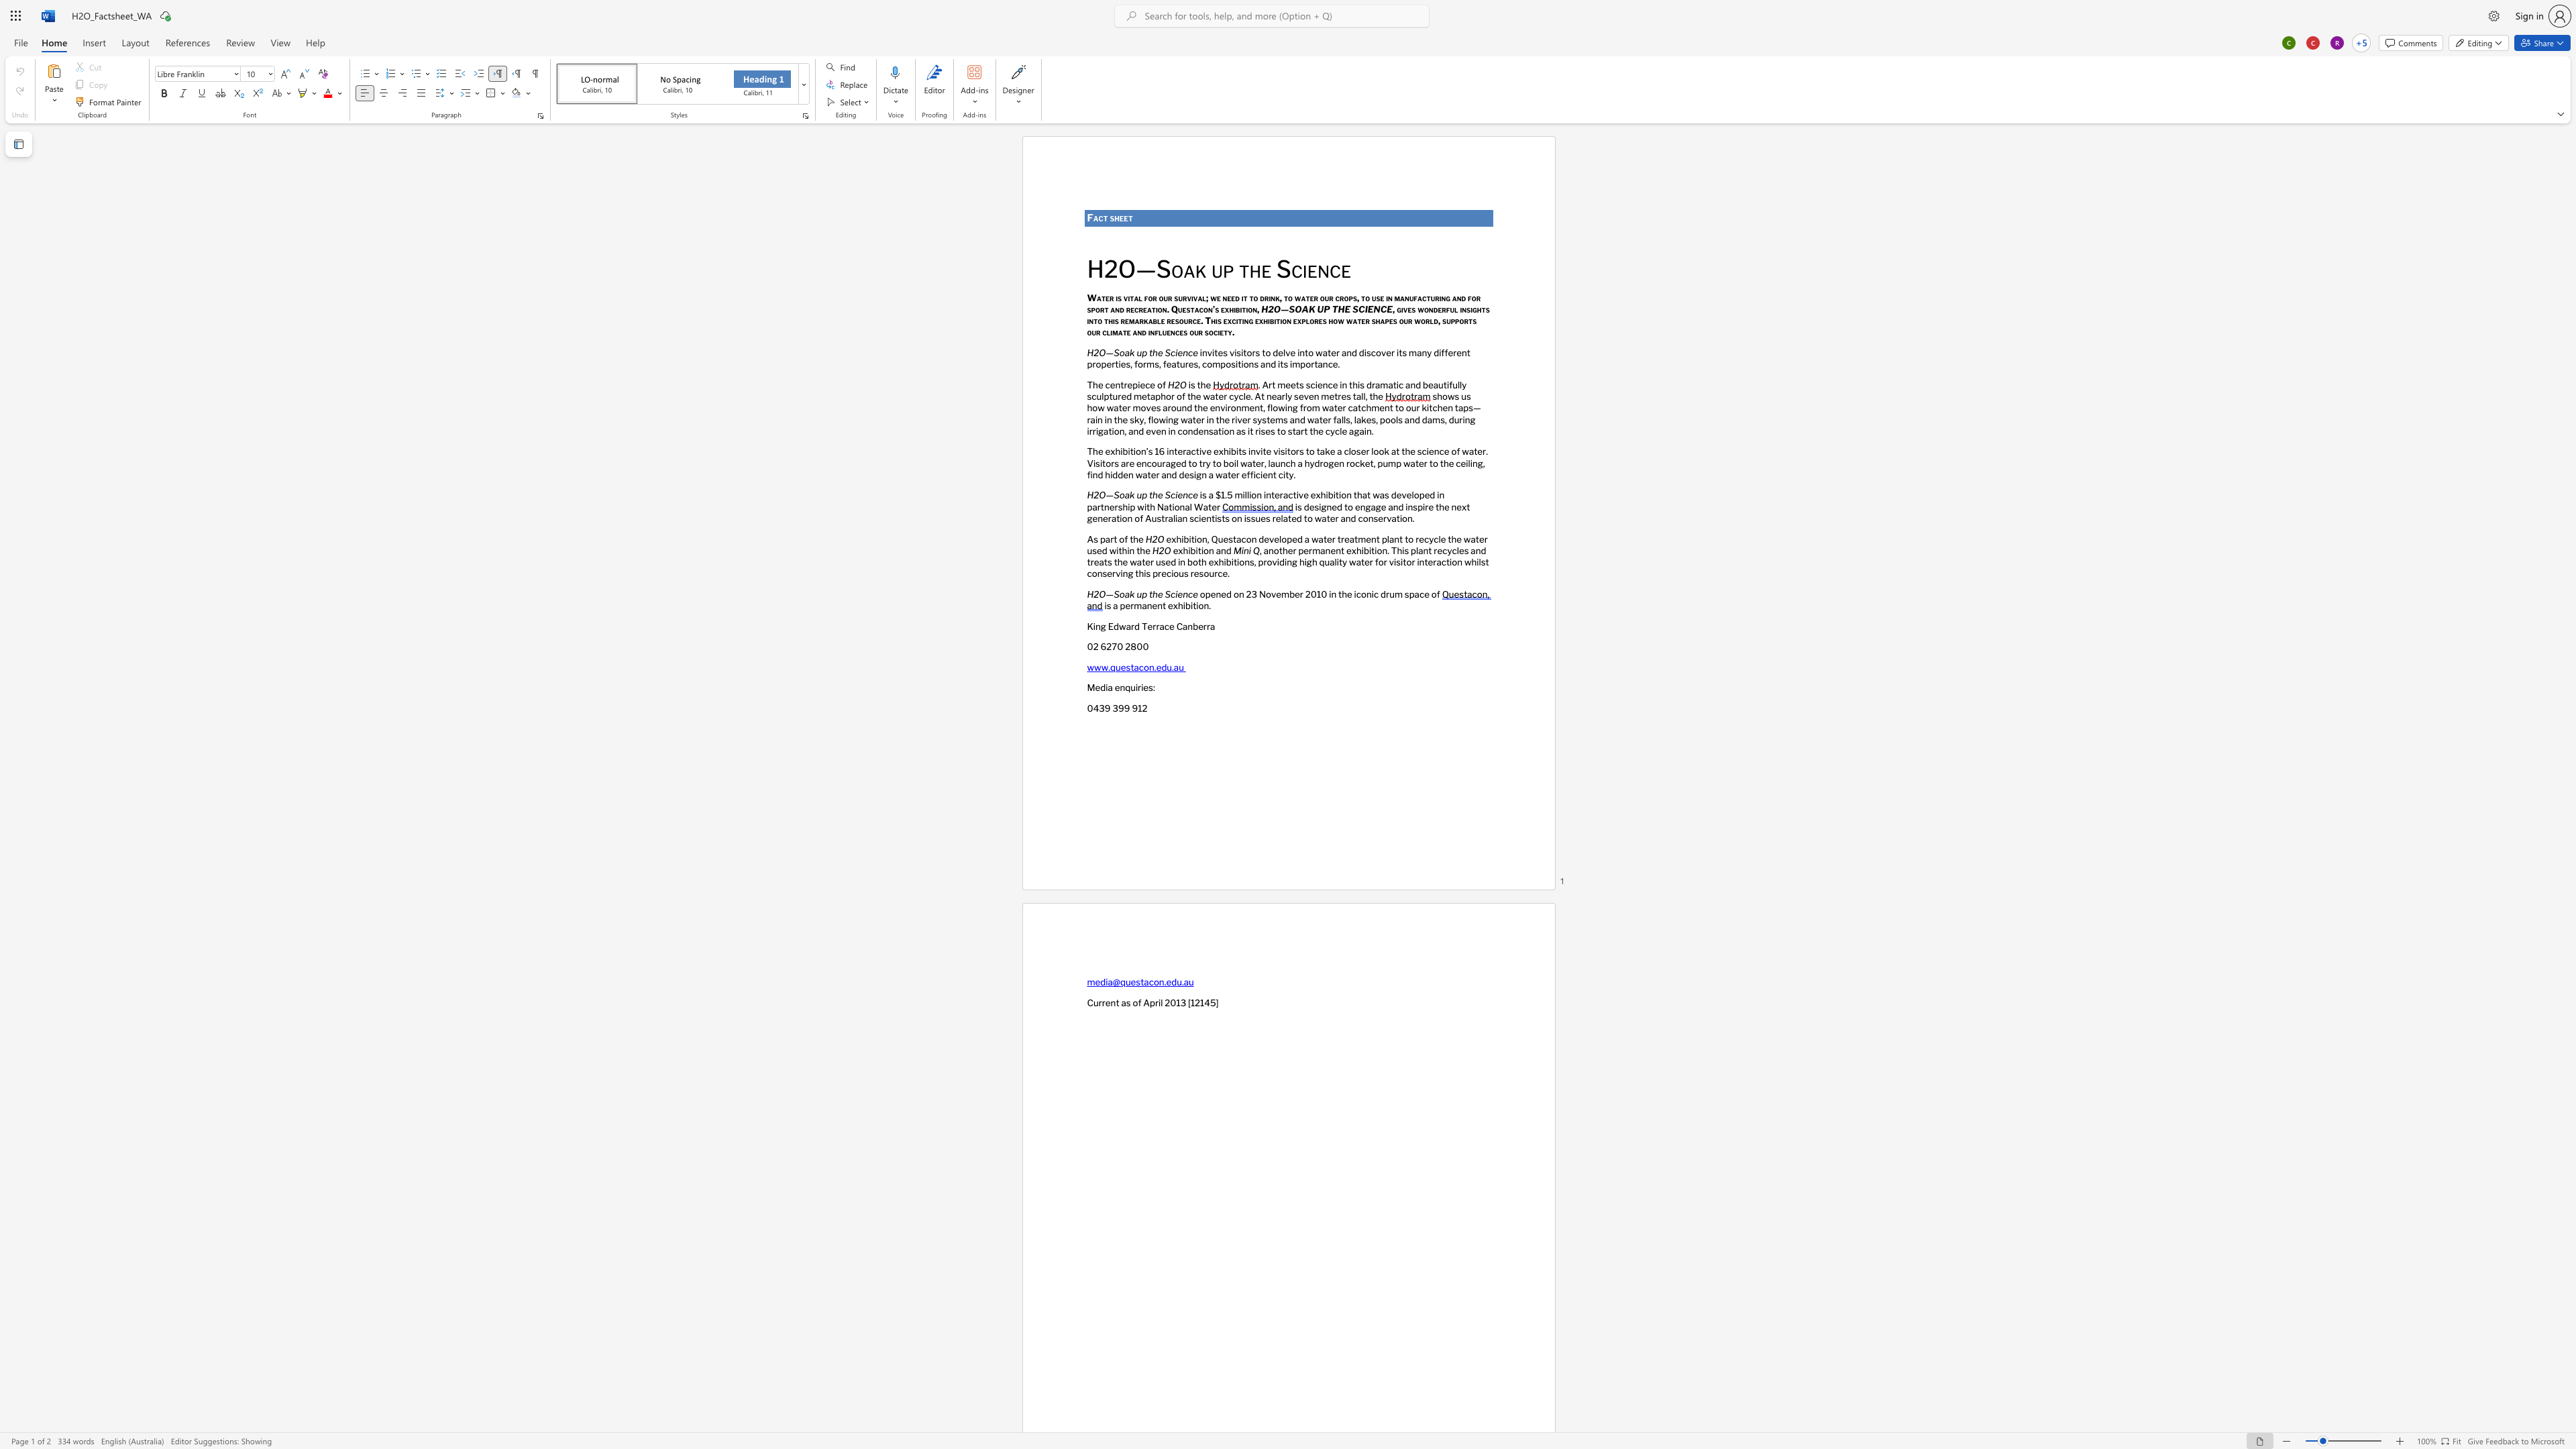 The width and height of the screenshot is (2576, 1449). What do you see at coordinates (1204, 364) in the screenshot?
I see `the 1th character "c" in the text` at bounding box center [1204, 364].